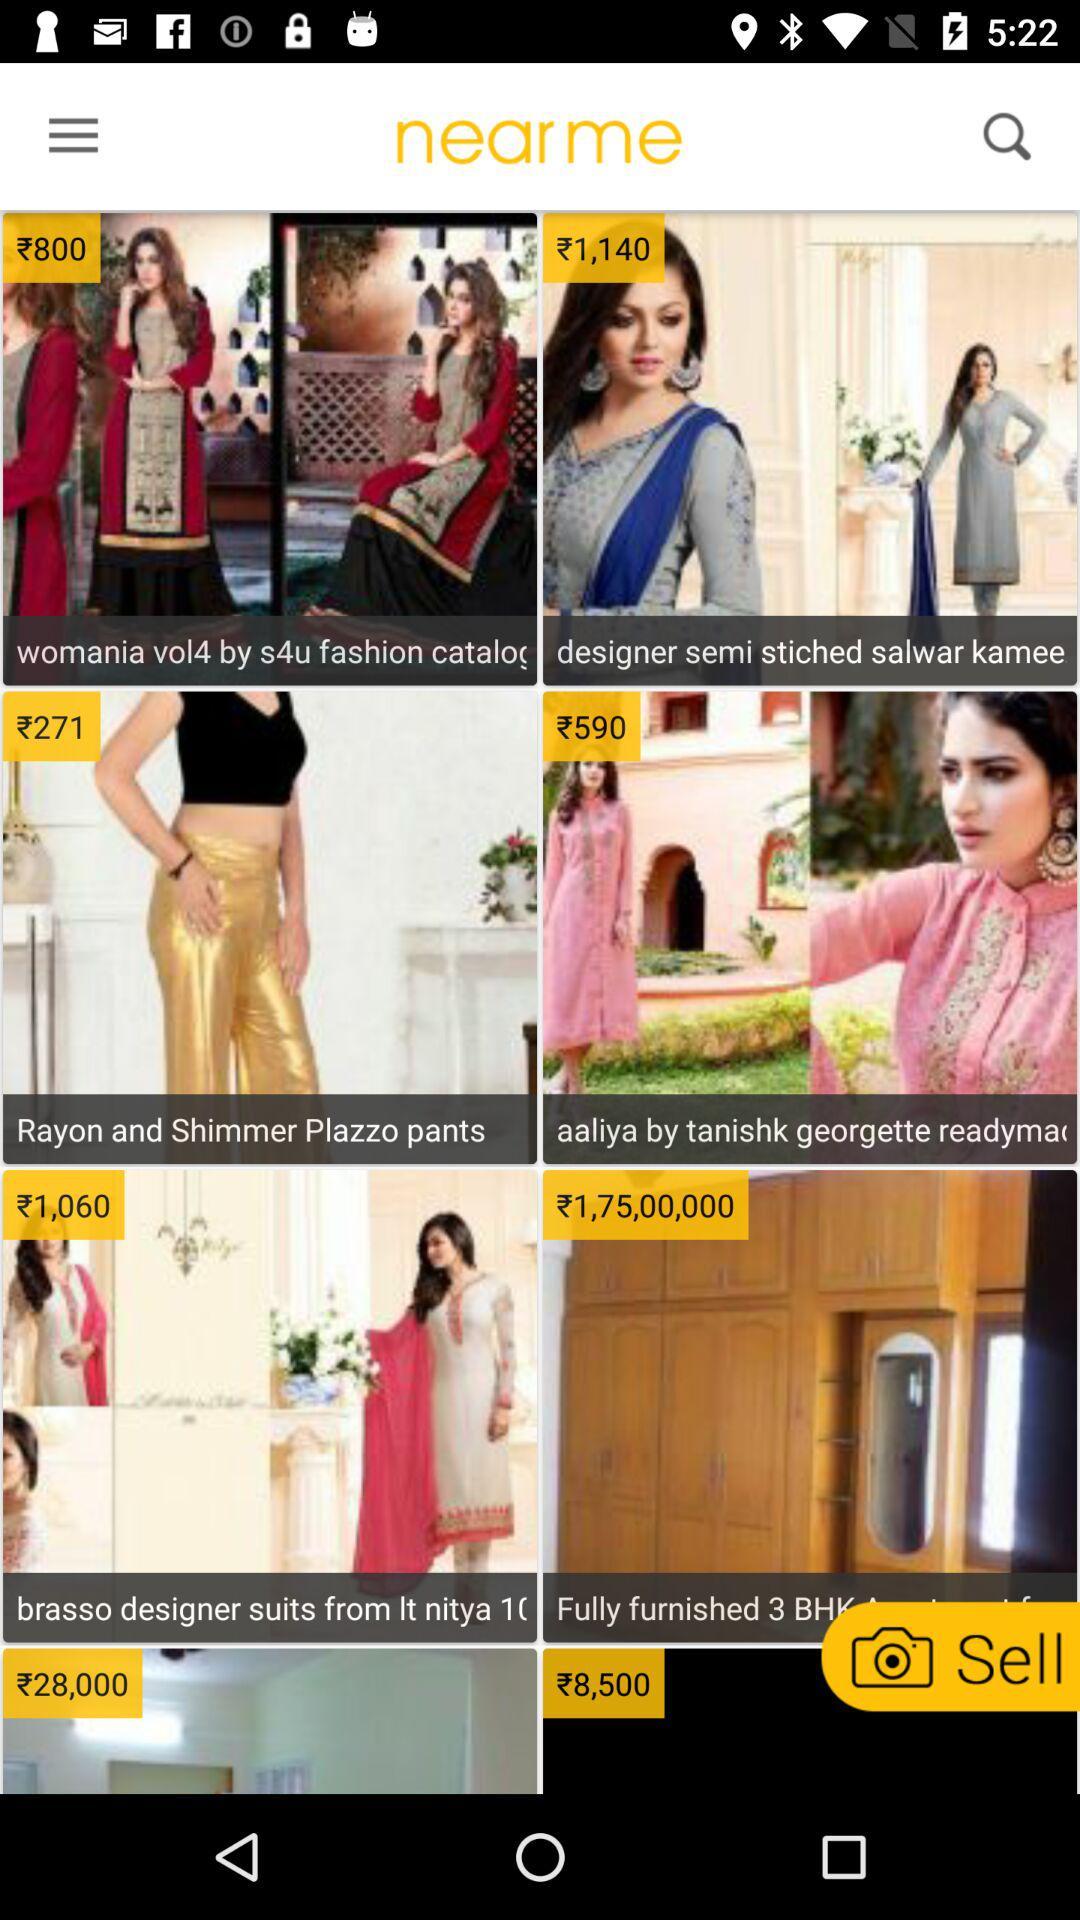 The image size is (1080, 1920). What do you see at coordinates (810, 1129) in the screenshot?
I see `the aaliya by tanishk` at bounding box center [810, 1129].